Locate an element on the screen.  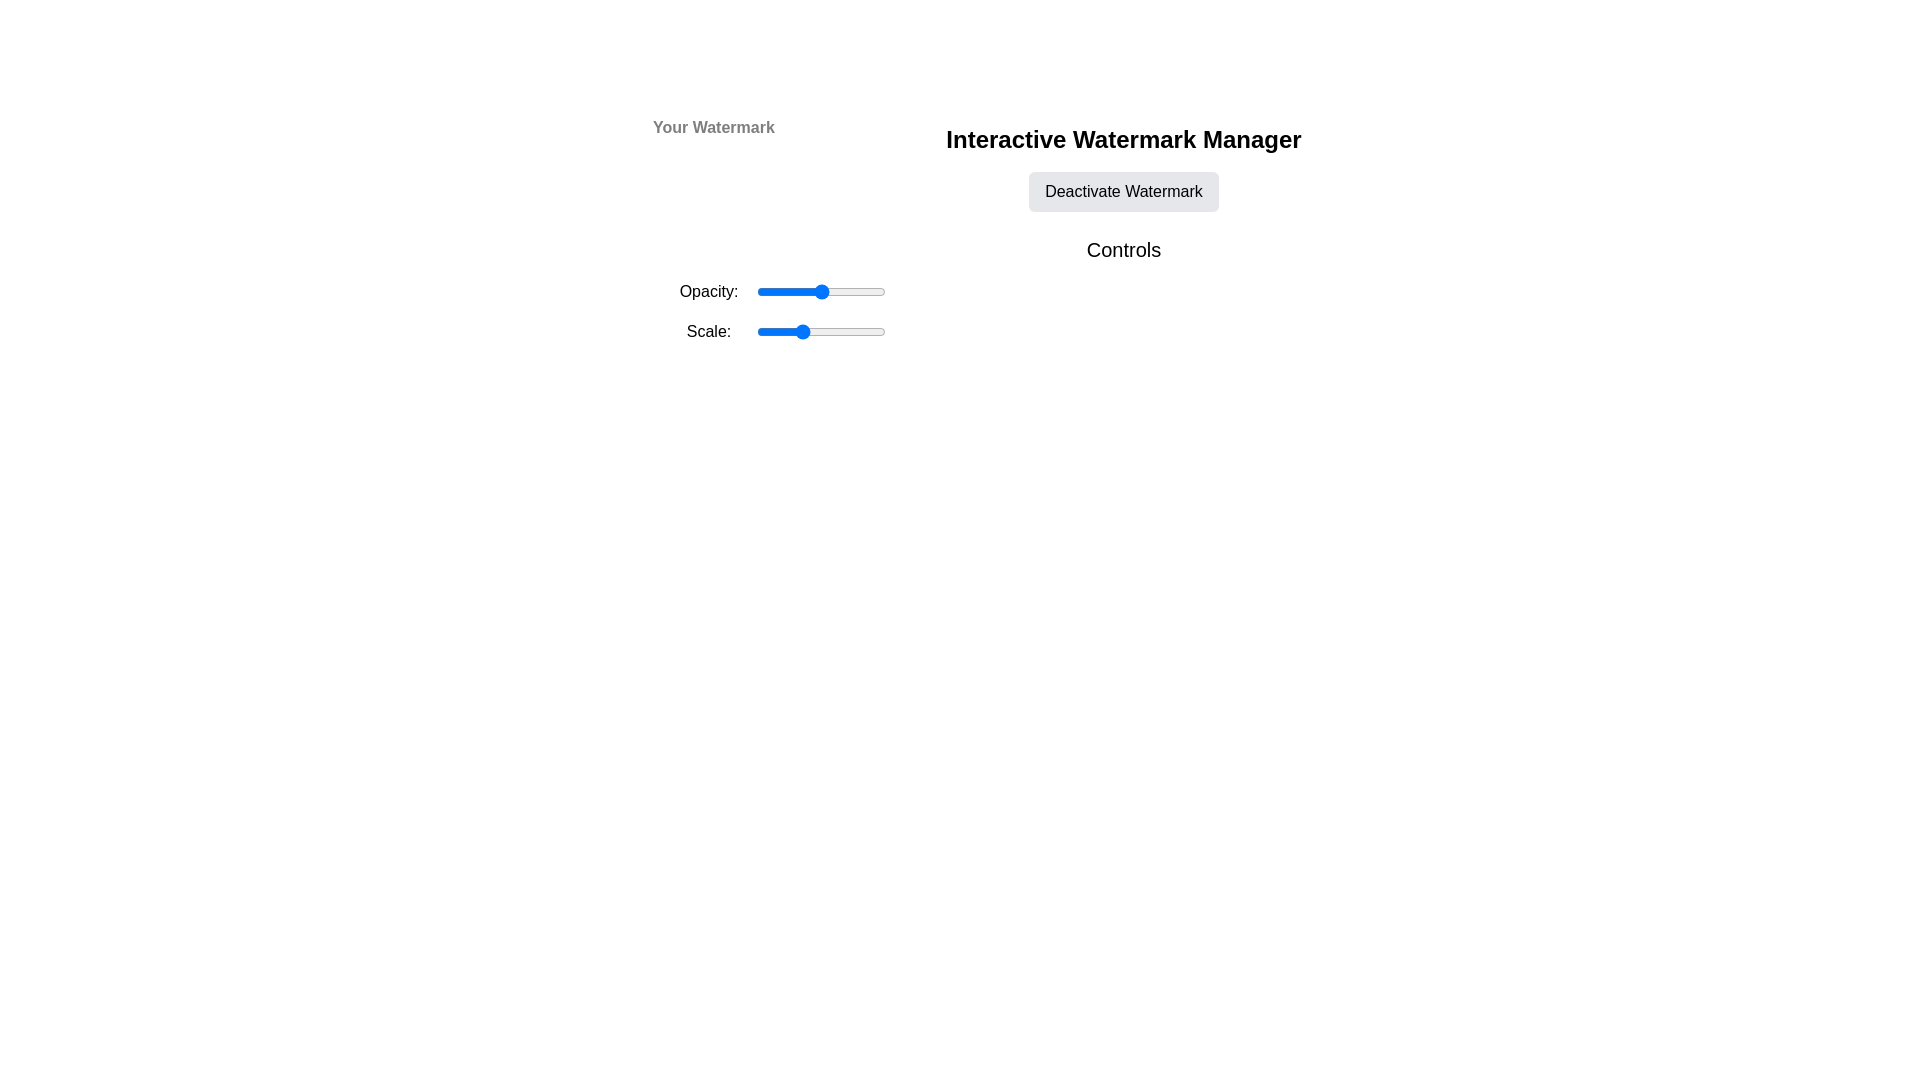
the button located below the title 'Interactive Watermark Manager' is located at coordinates (1123, 192).